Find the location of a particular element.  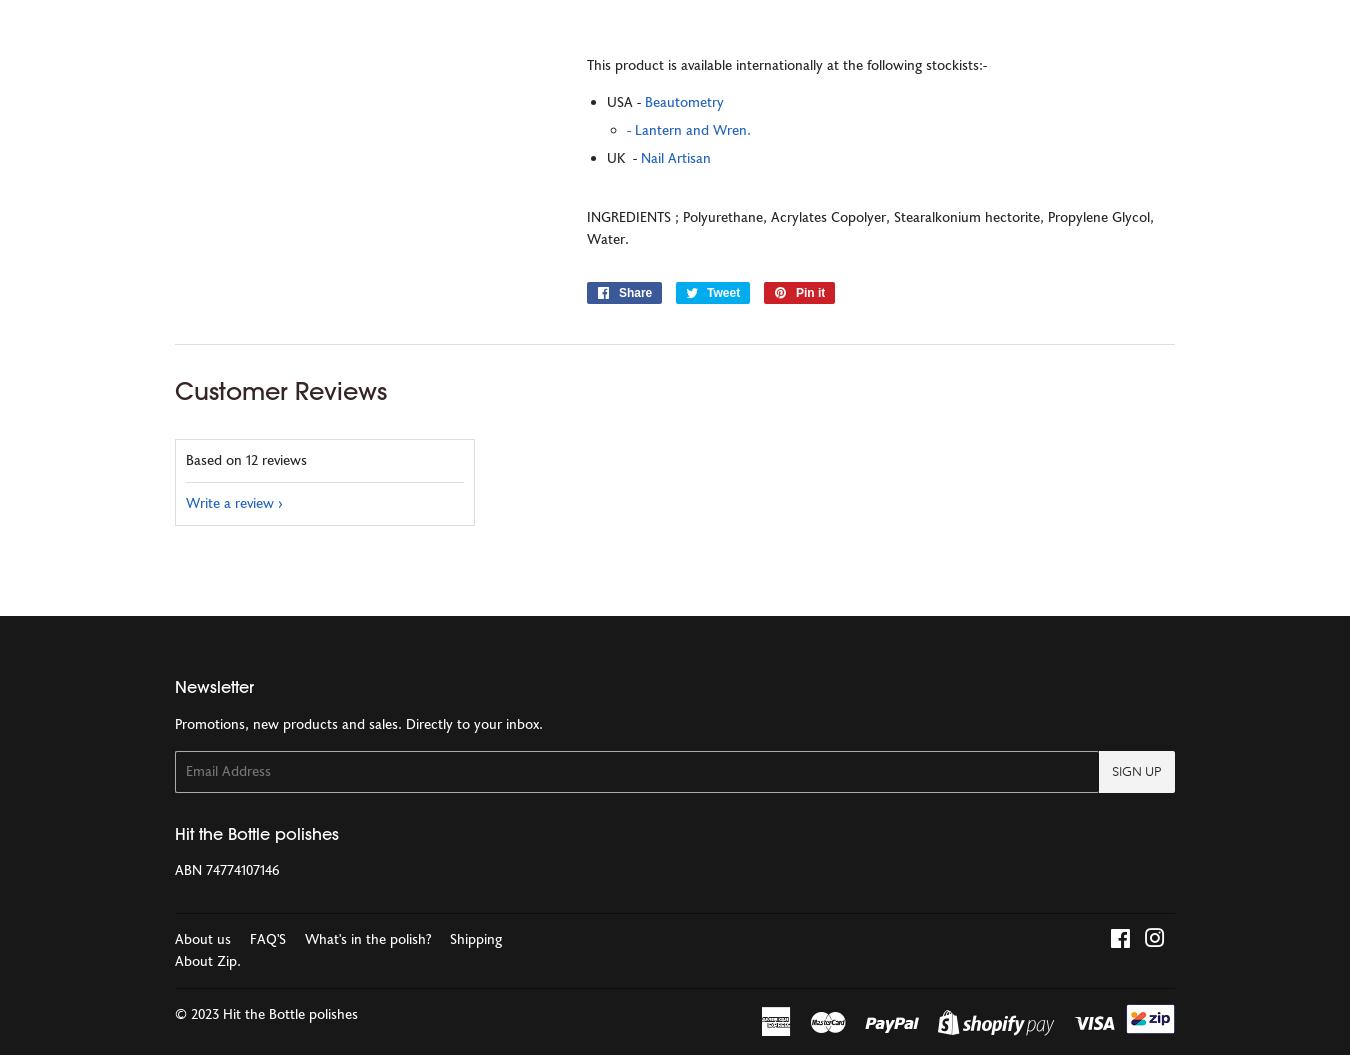

'Newsletter' is located at coordinates (174, 686).